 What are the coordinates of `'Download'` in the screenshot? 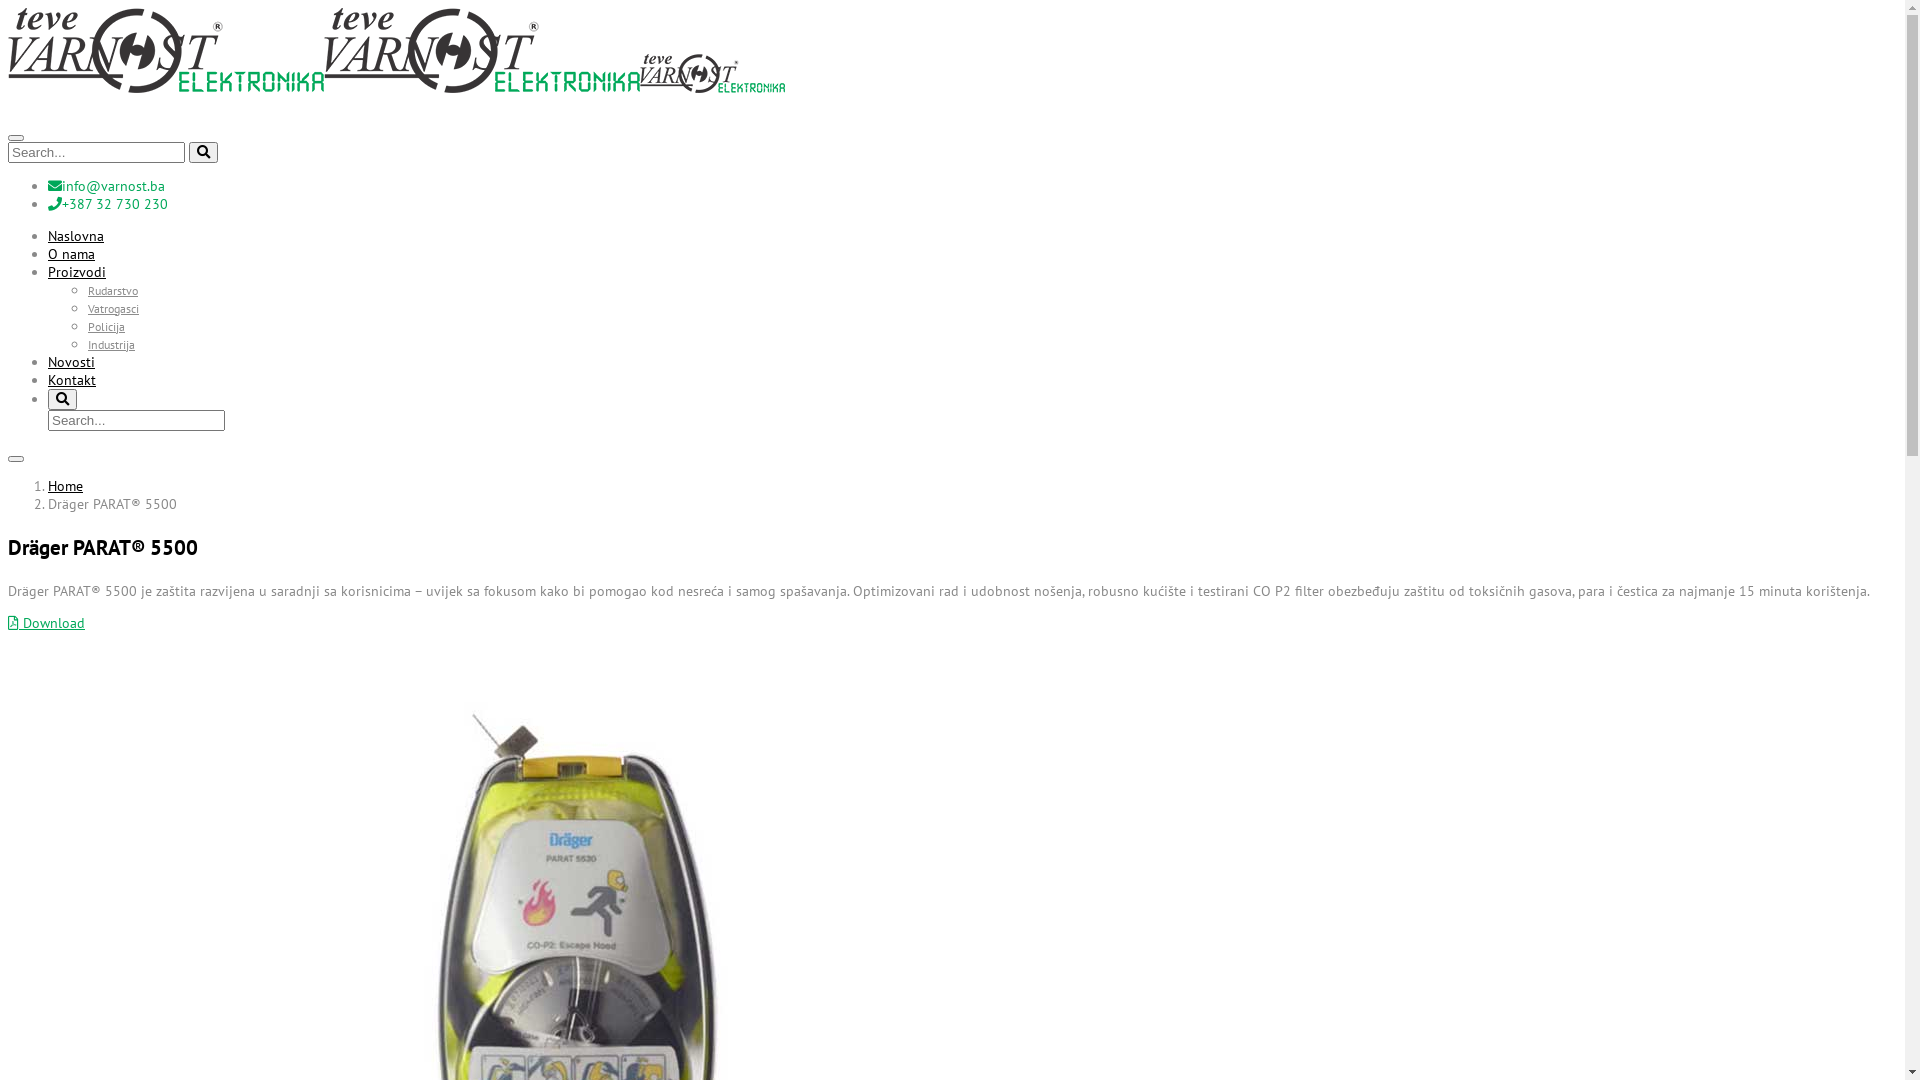 It's located at (46, 622).